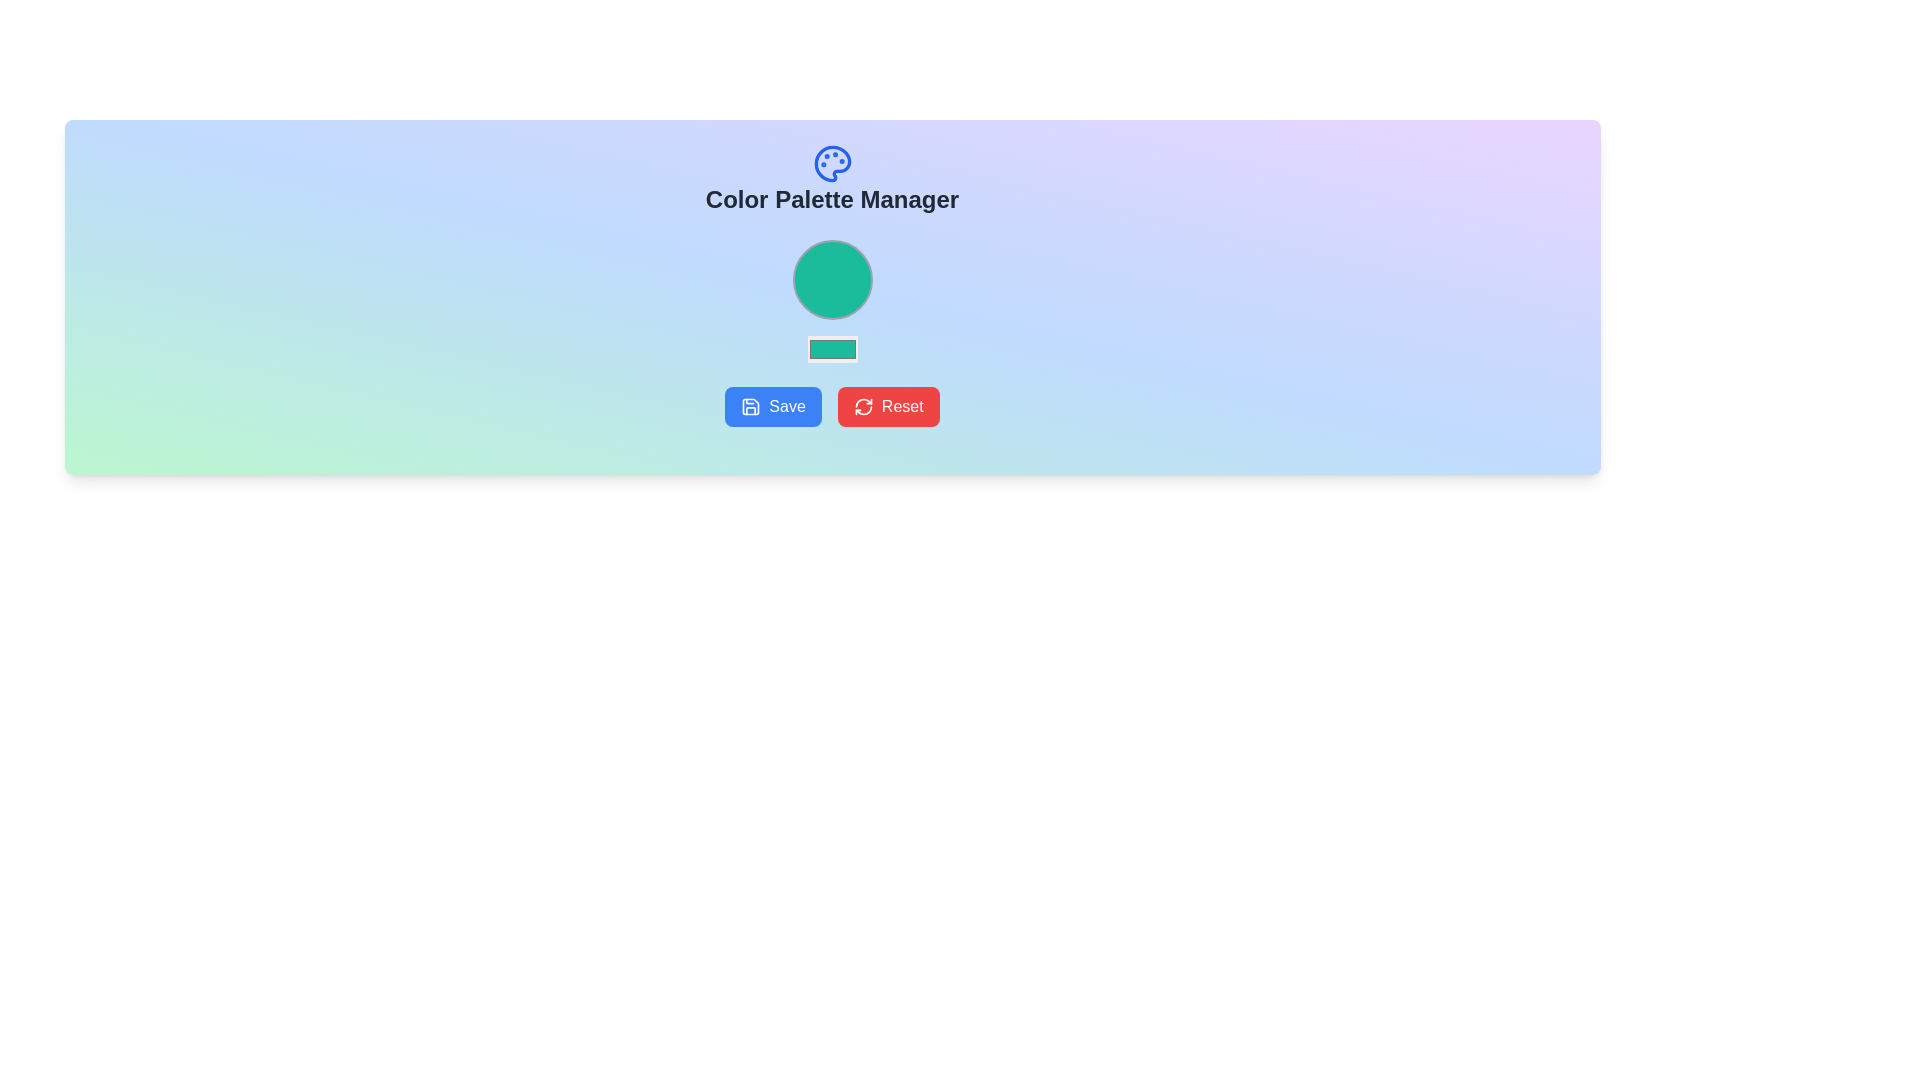 The image size is (1920, 1080). What do you see at coordinates (832, 163) in the screenshot?
I see `the blue palette-shaped icon located at the top center of the interface, above the 'Color Palette Manager' text` at bounding box center [832, 163].